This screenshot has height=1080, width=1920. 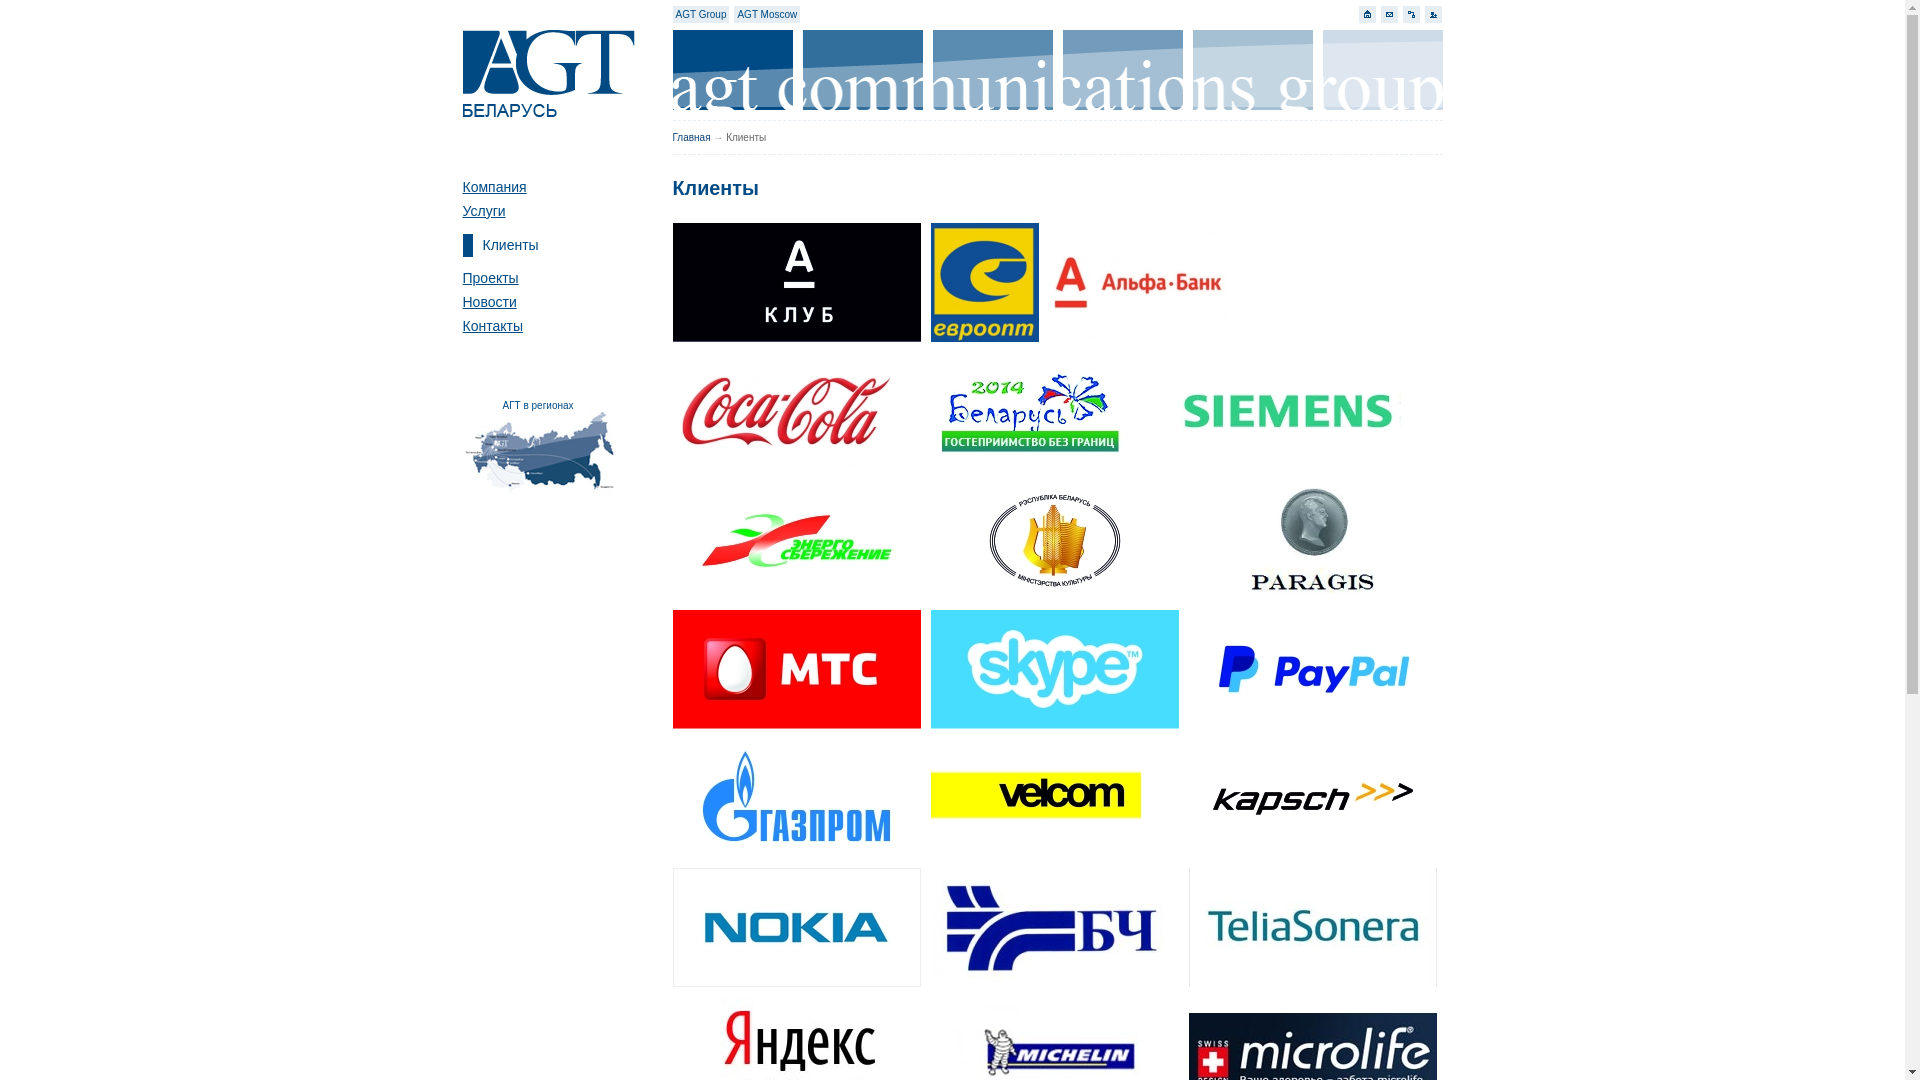 I want to click on 'Evroopt', so click(x=983, y=282).